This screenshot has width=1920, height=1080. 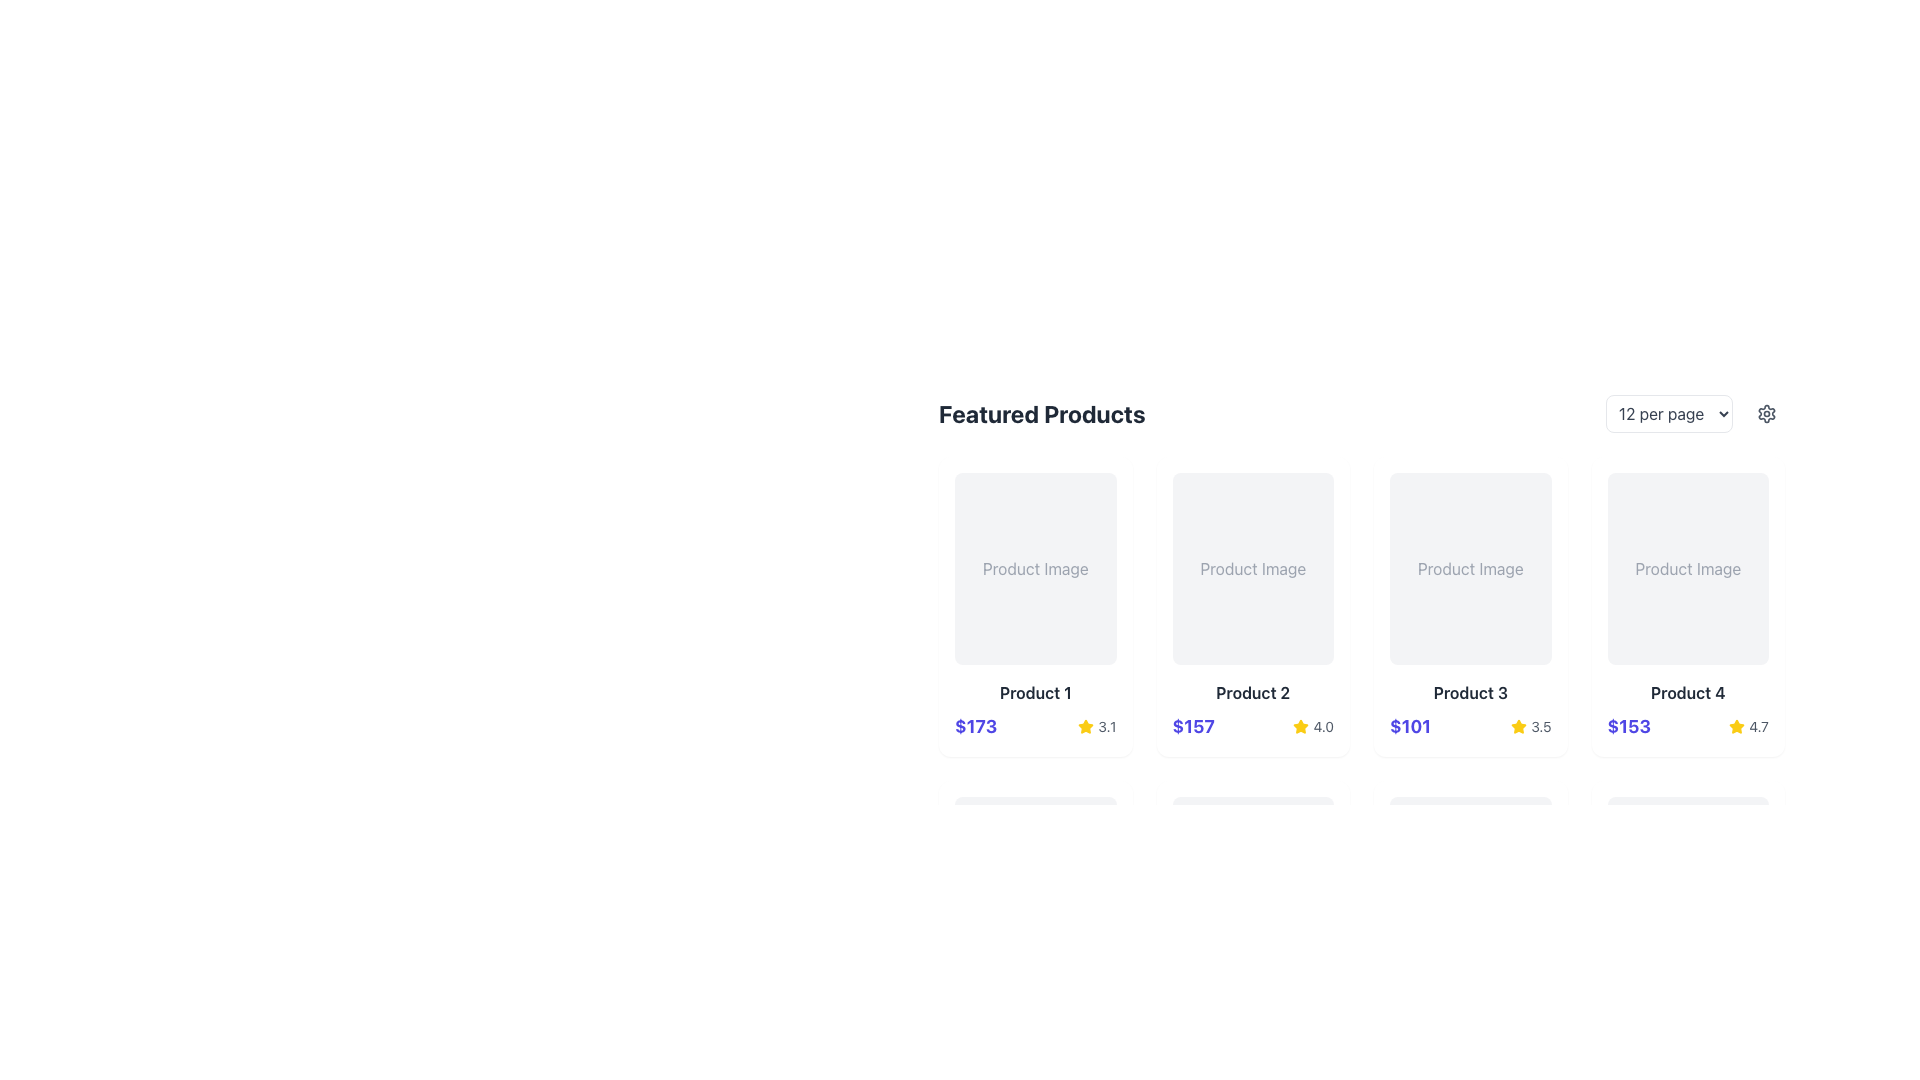 What do you see at coordinates (1766, 412) in the screenshot?
I see `the gear-shaped icon located to the immediate right of the dropdown component showing '12 per page'` at bounding box center [1766, 412].